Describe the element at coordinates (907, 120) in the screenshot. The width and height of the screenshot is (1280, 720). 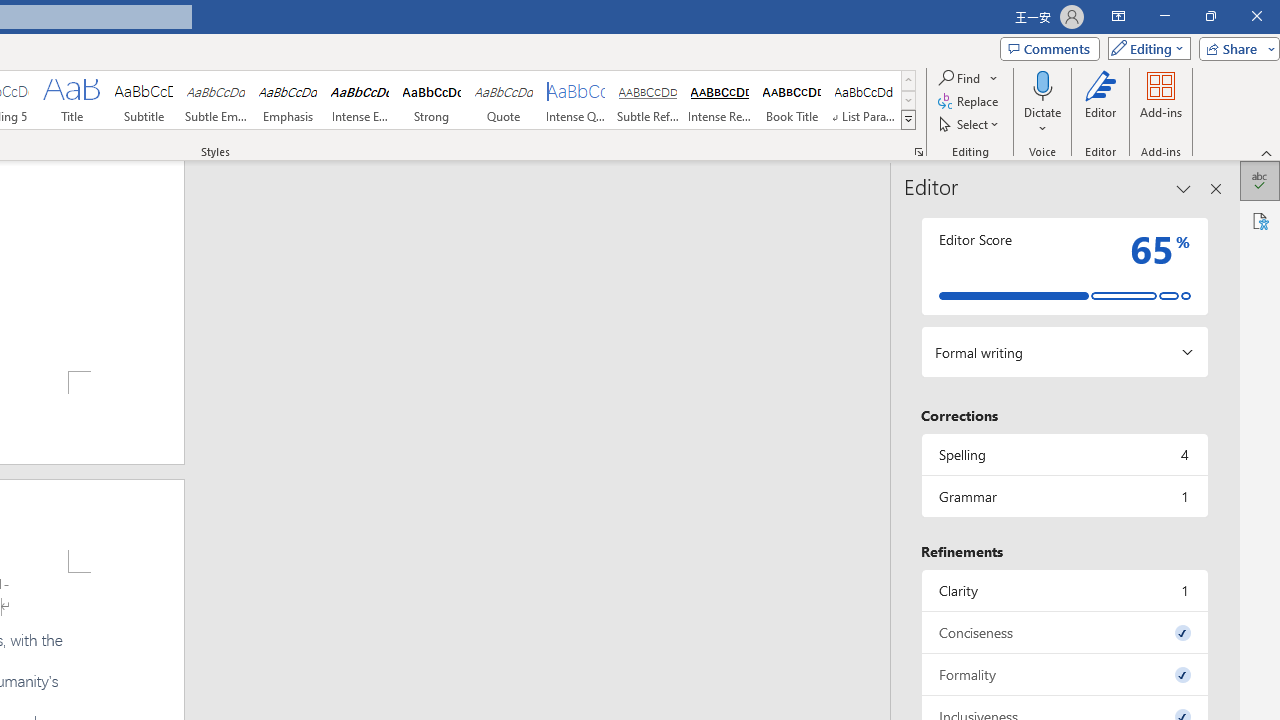
I see `'Styles'` at that location.